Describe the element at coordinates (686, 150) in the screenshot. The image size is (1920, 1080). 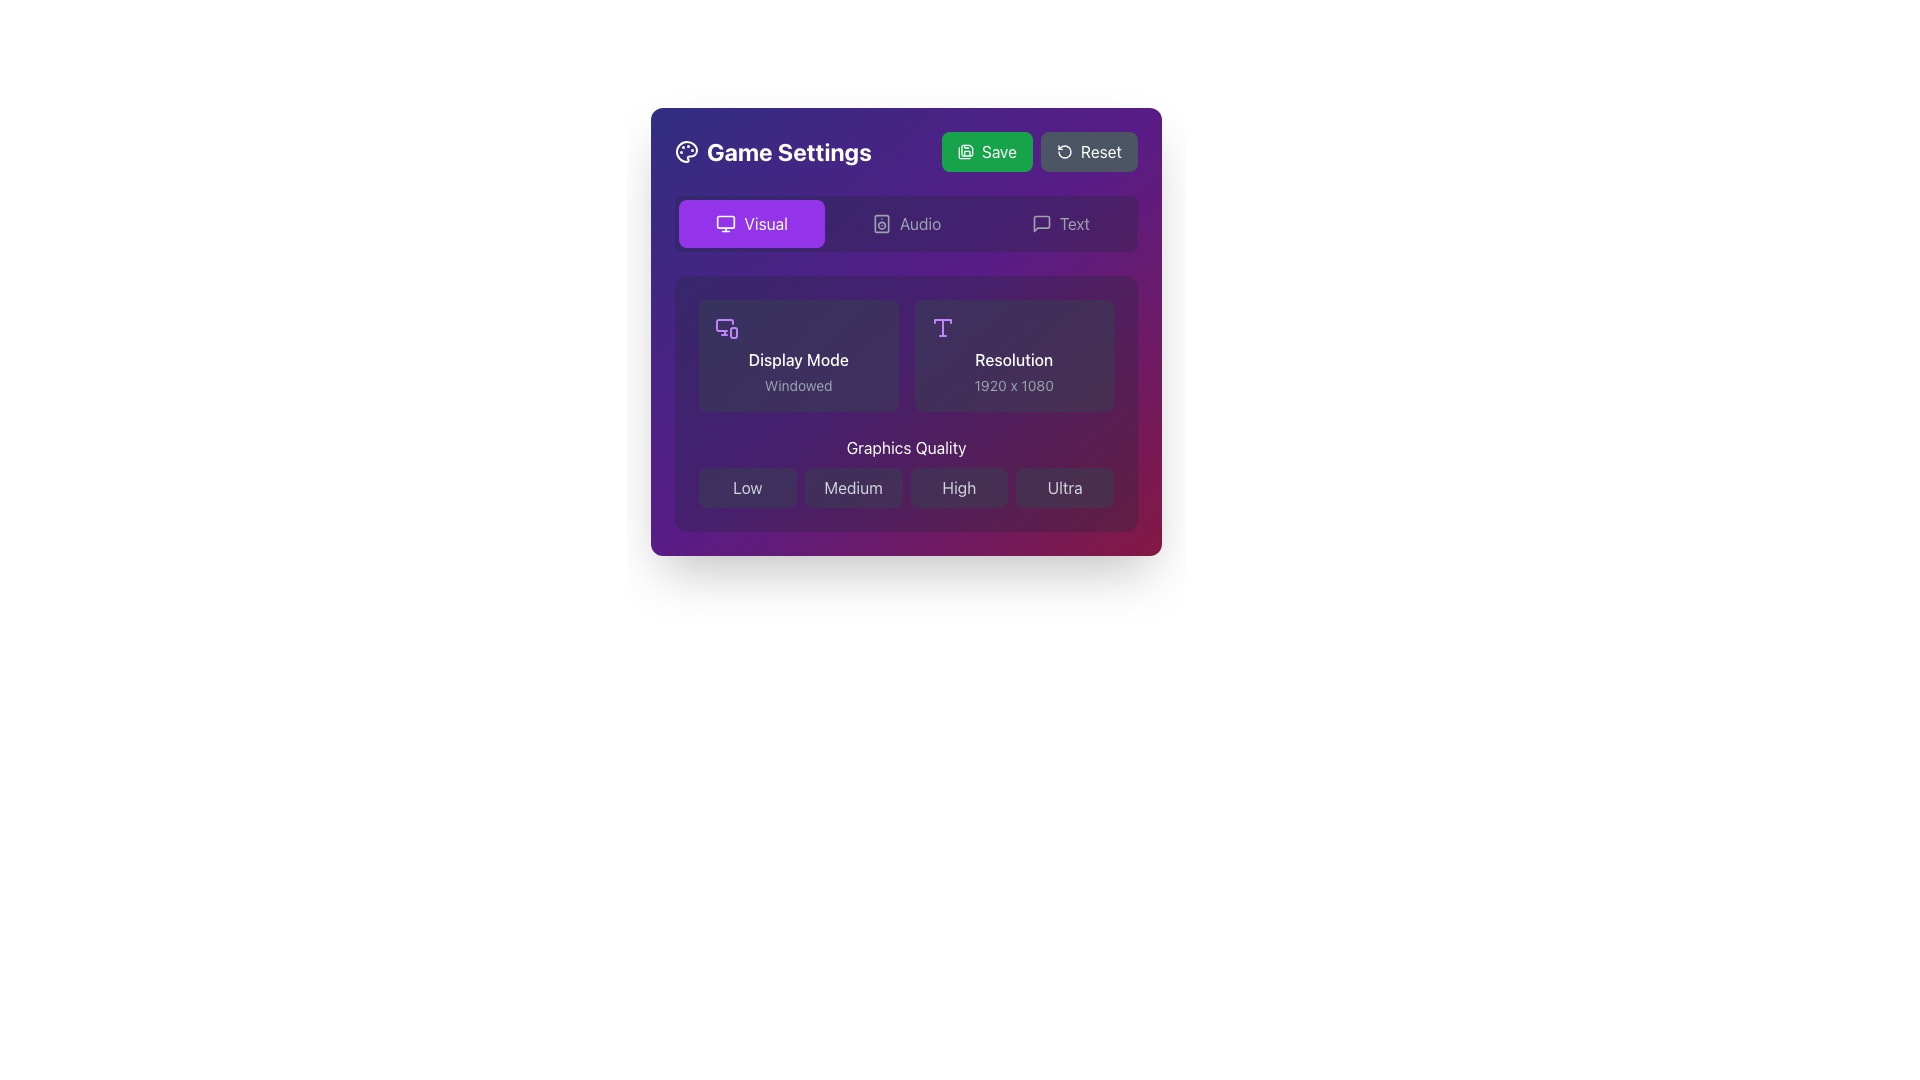
I see `the circular palette icon located in the top-left corner of the settings interface, adjacent to the 'Game Settings' text` at that location.